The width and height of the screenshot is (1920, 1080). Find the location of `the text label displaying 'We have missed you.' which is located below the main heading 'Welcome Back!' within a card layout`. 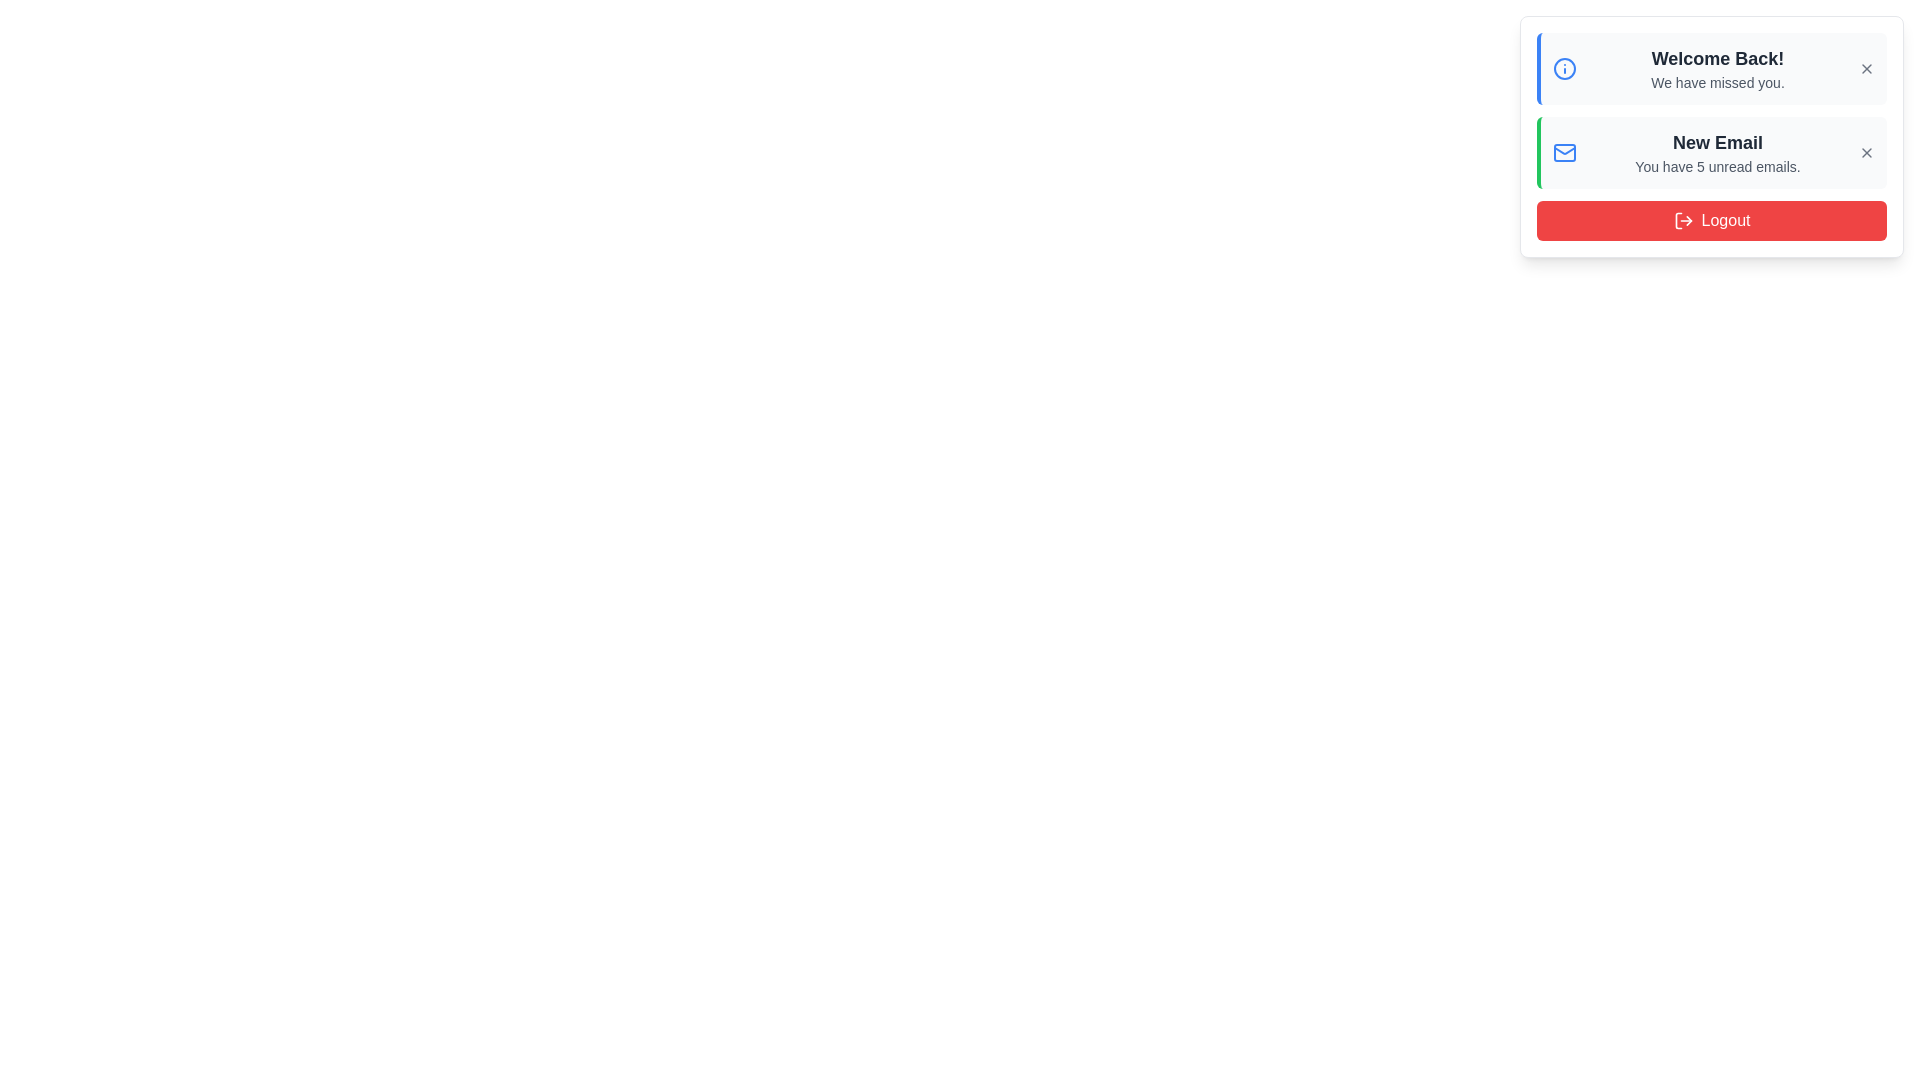

the text label displaying 'We have missed you.' which is located below the main heading 'Welcome Back!' within a card layout is located at coordinates (1717, 82).